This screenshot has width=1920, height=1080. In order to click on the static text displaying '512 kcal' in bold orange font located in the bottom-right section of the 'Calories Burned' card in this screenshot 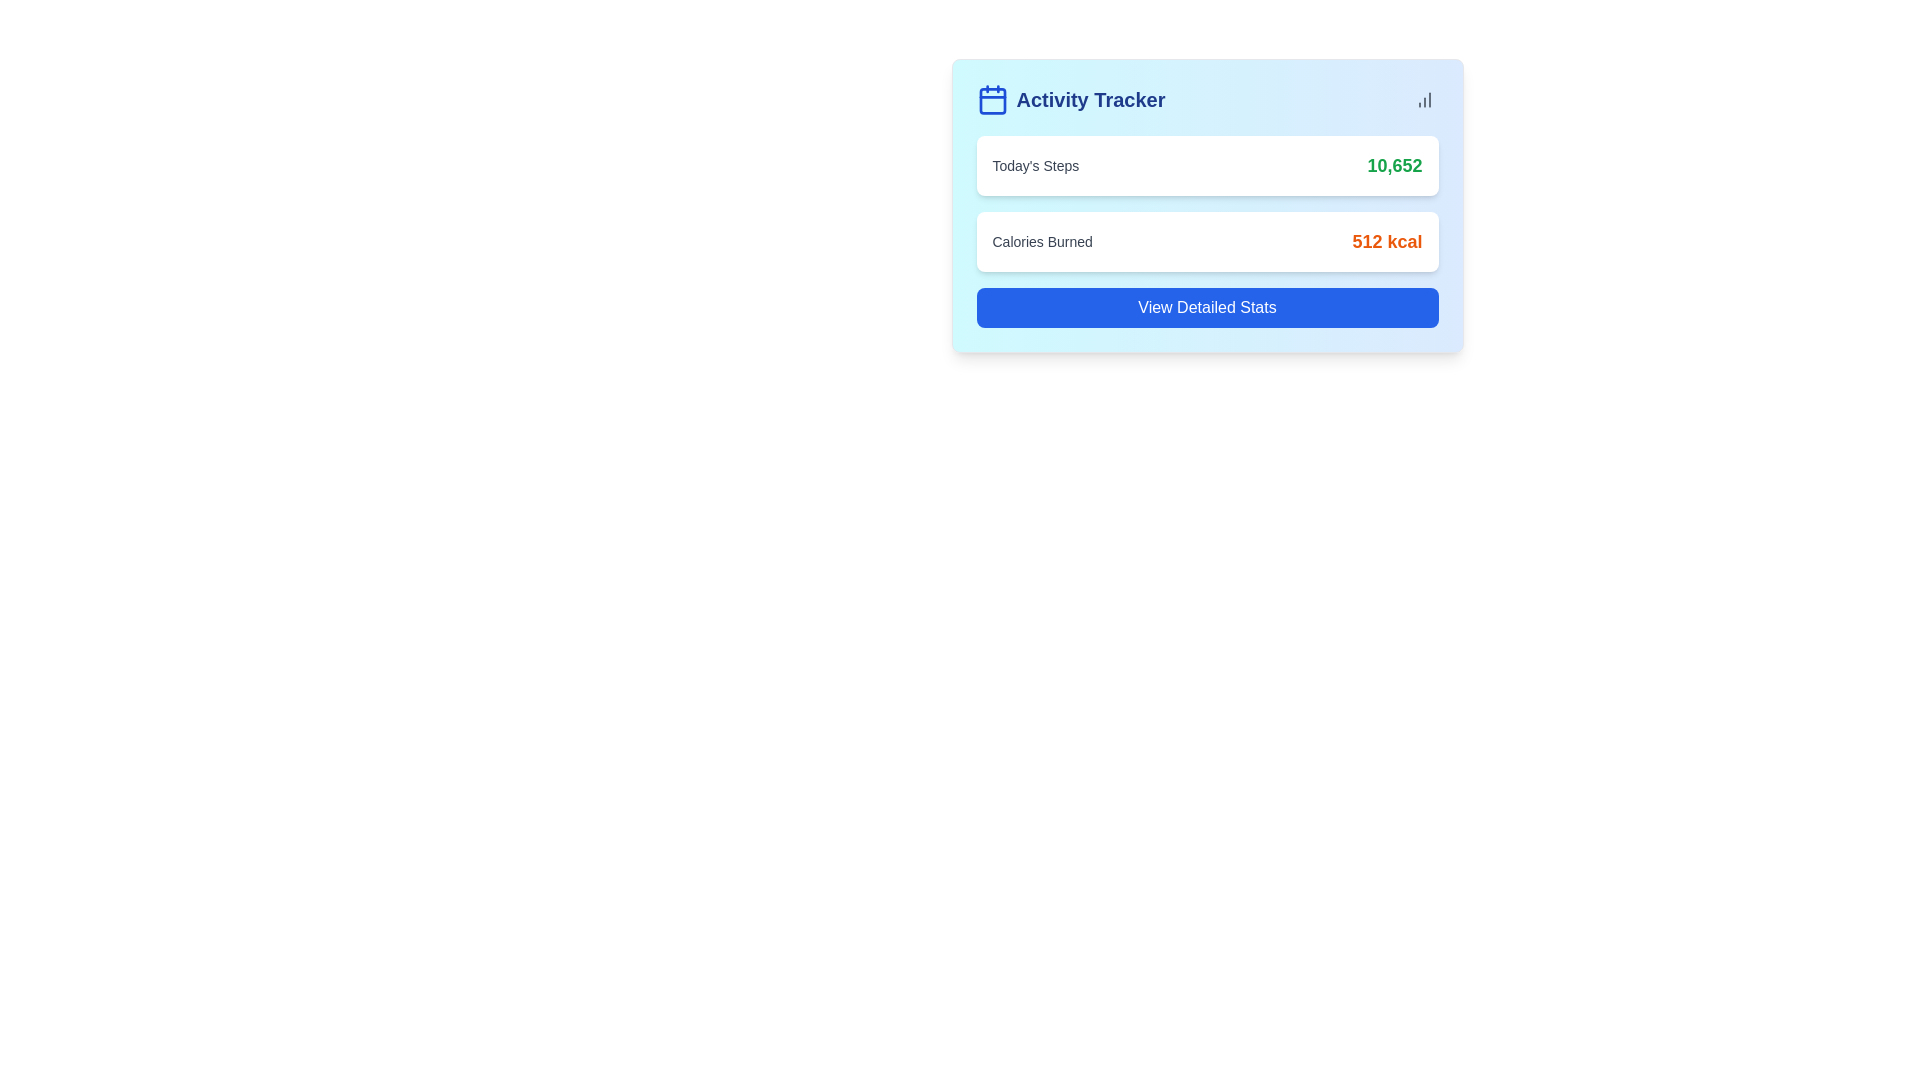, I will do `click(1386, 241)`.